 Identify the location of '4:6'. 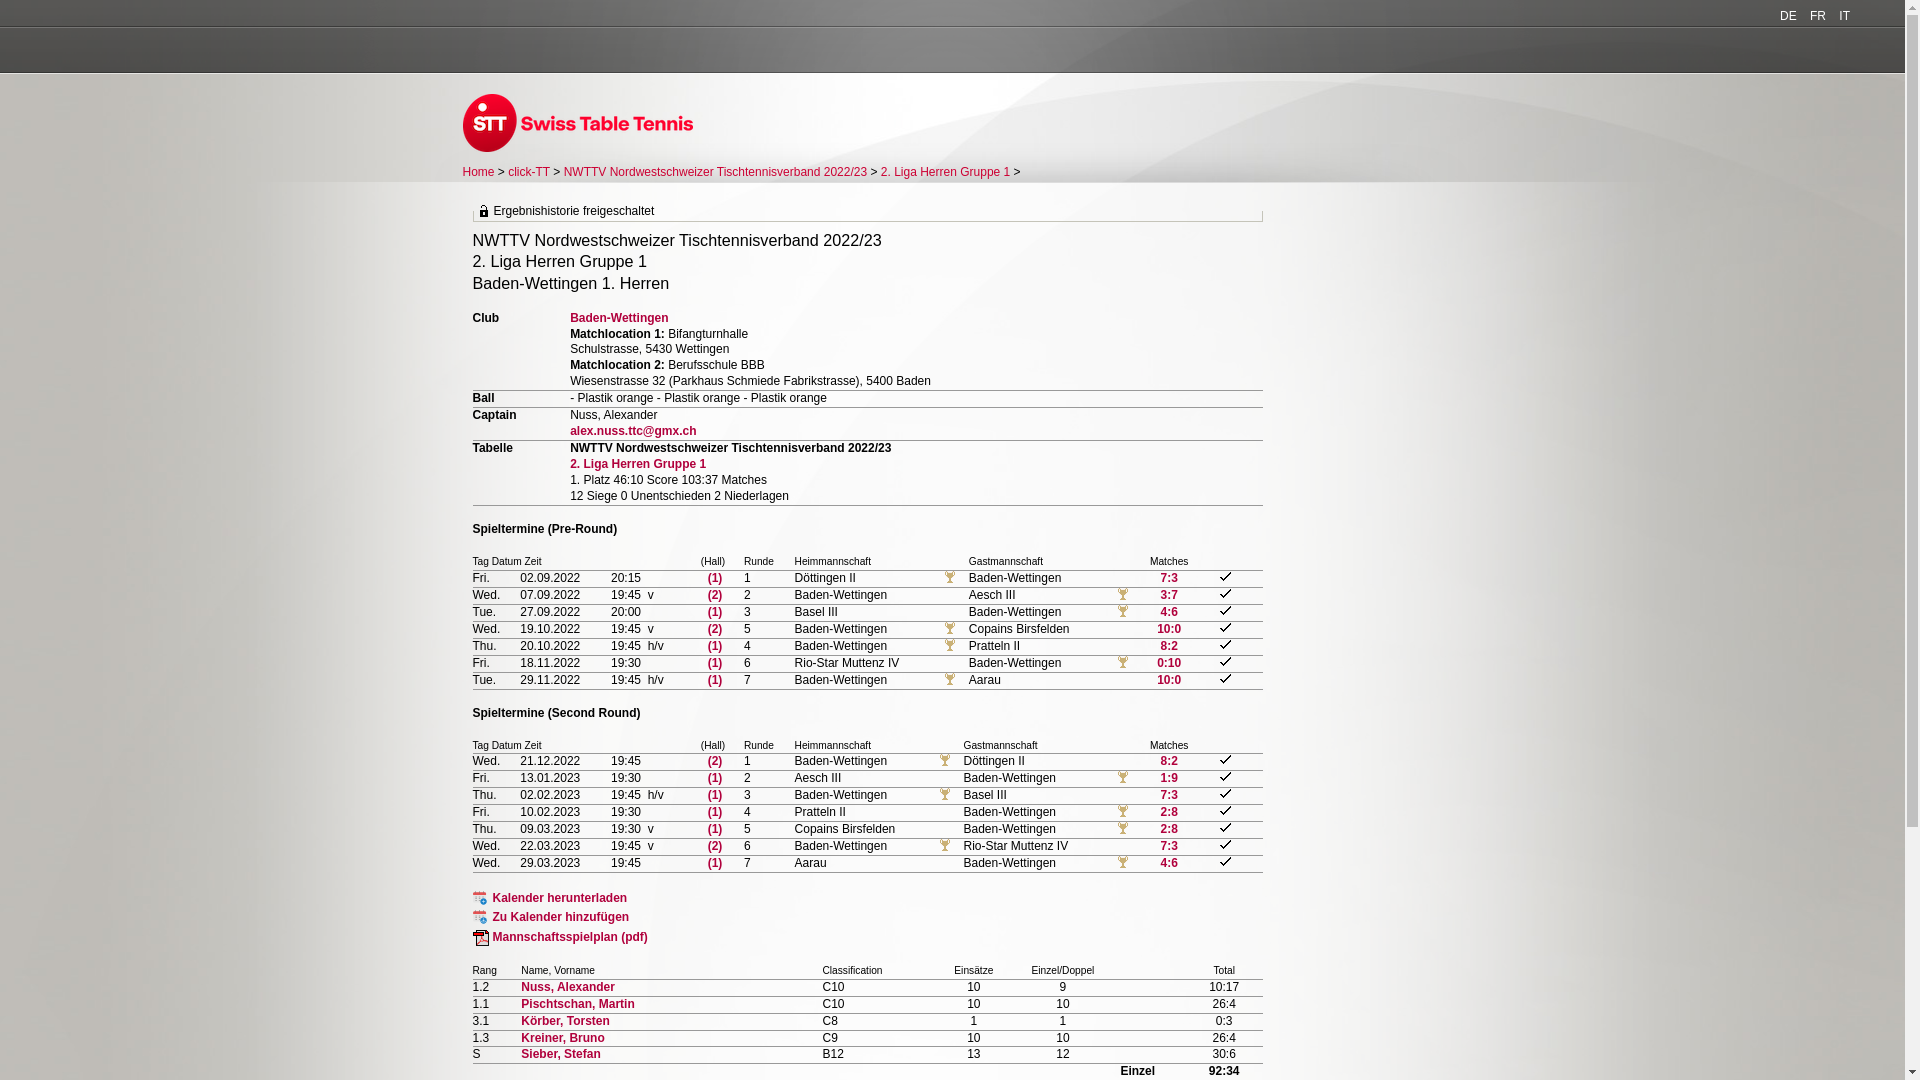
(1169, 862).